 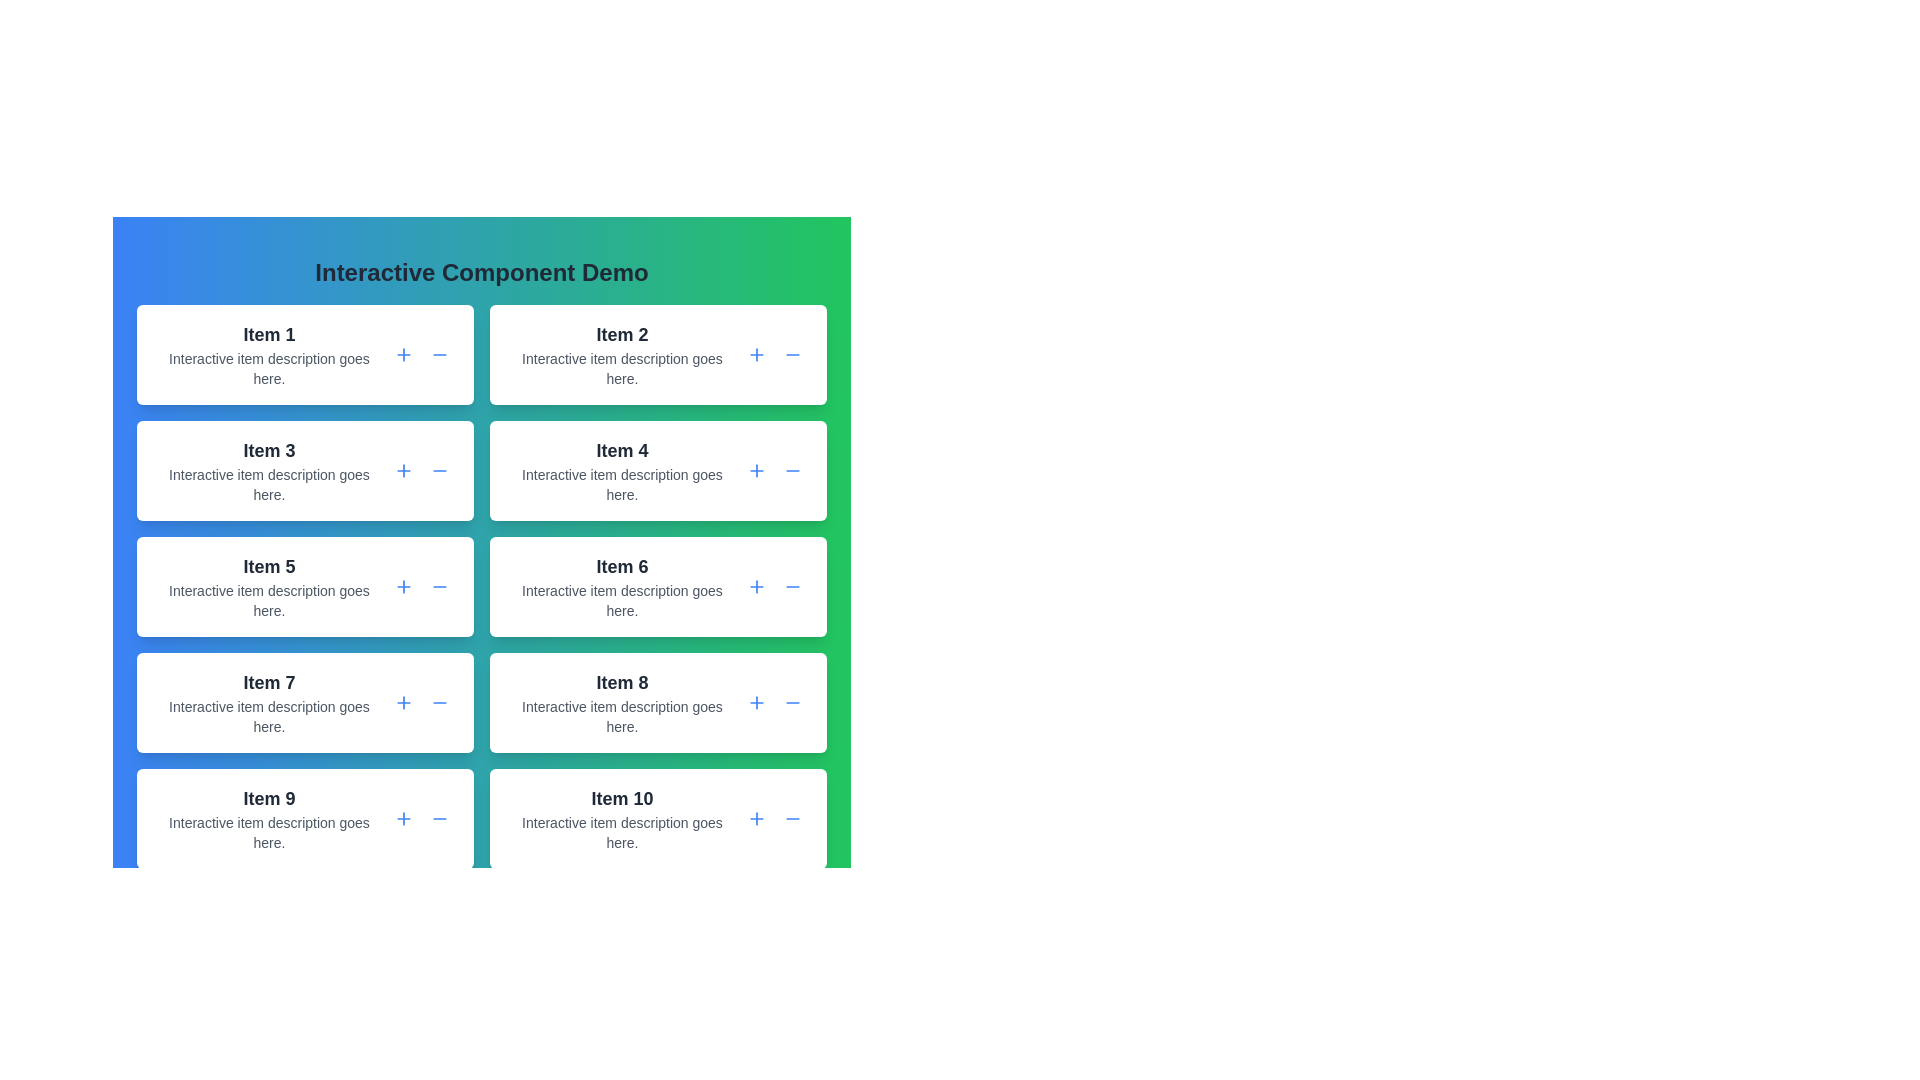 I want to click on the 'add' icon button located in the upper-right corner of the 'Item 4' card, so click(x=756, y=470).